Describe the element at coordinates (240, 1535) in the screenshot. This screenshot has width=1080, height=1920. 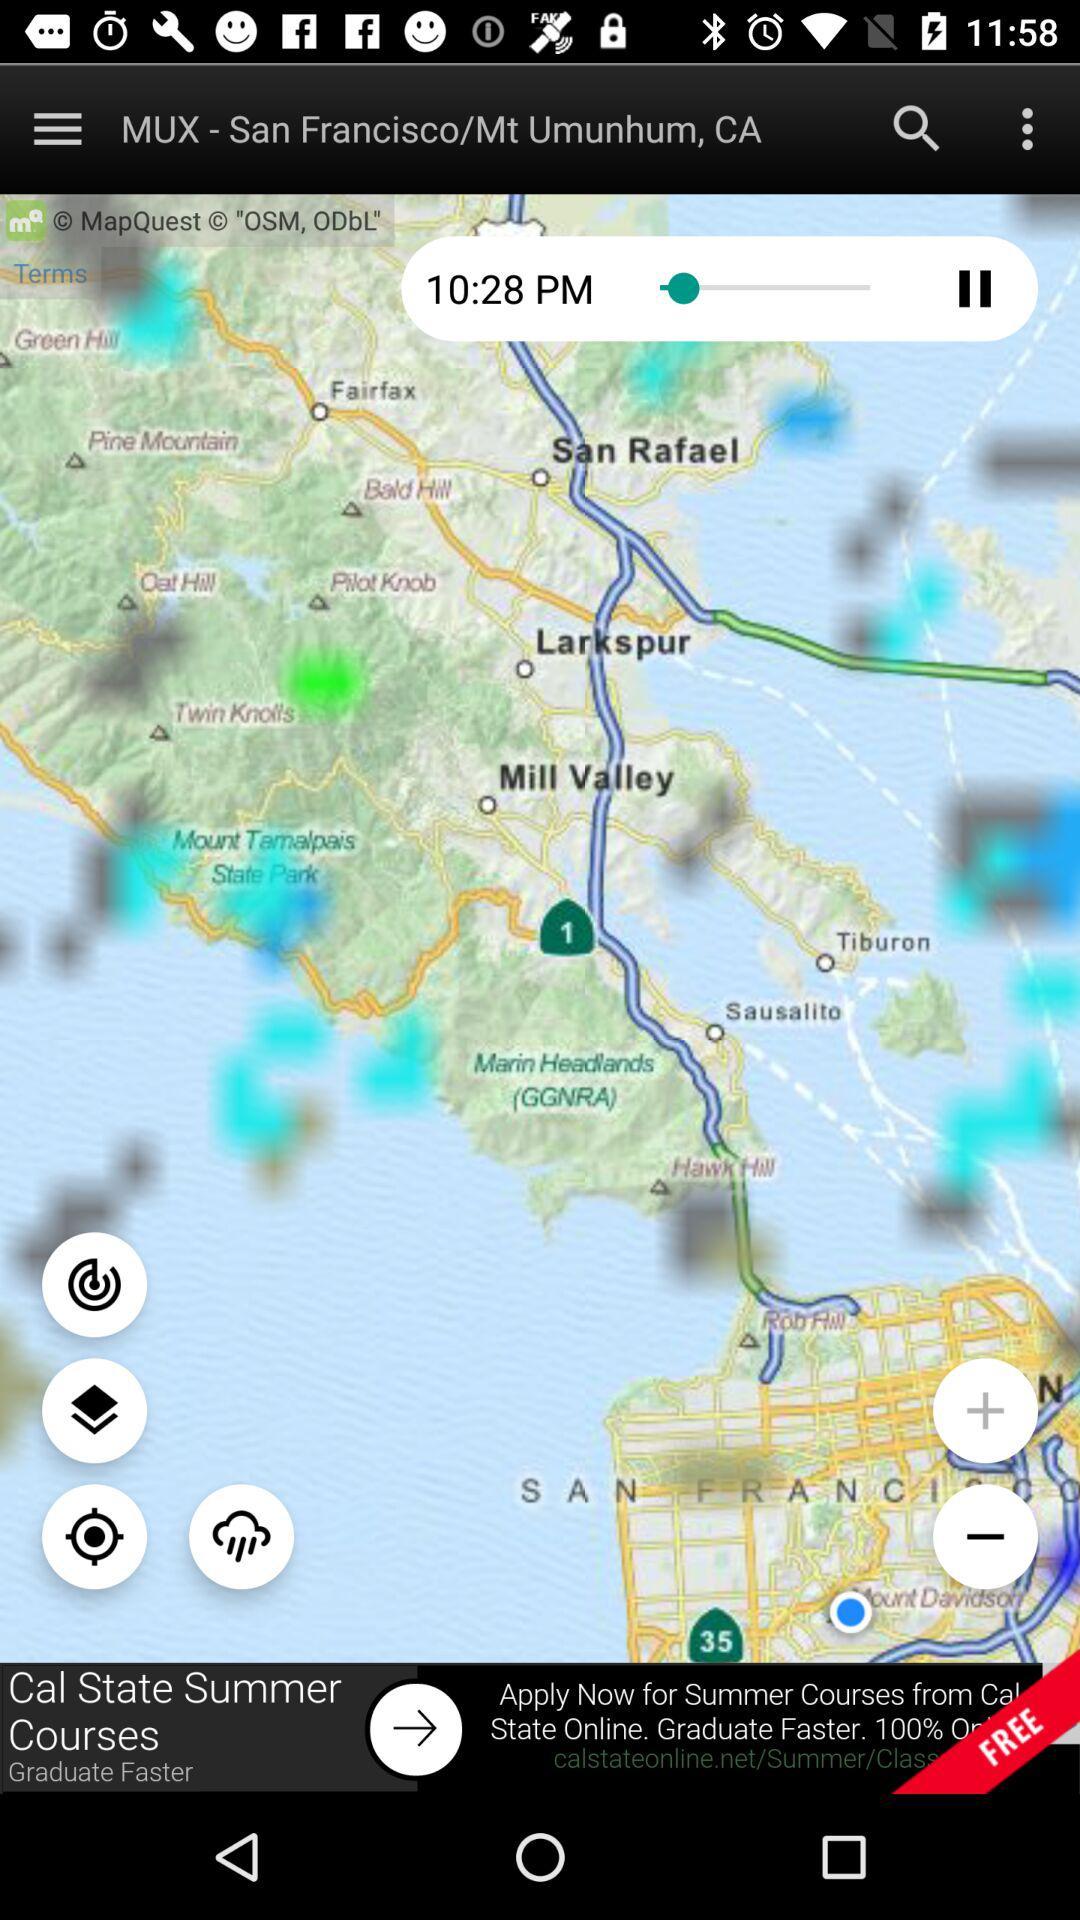
I see `the weather icon` at that location.